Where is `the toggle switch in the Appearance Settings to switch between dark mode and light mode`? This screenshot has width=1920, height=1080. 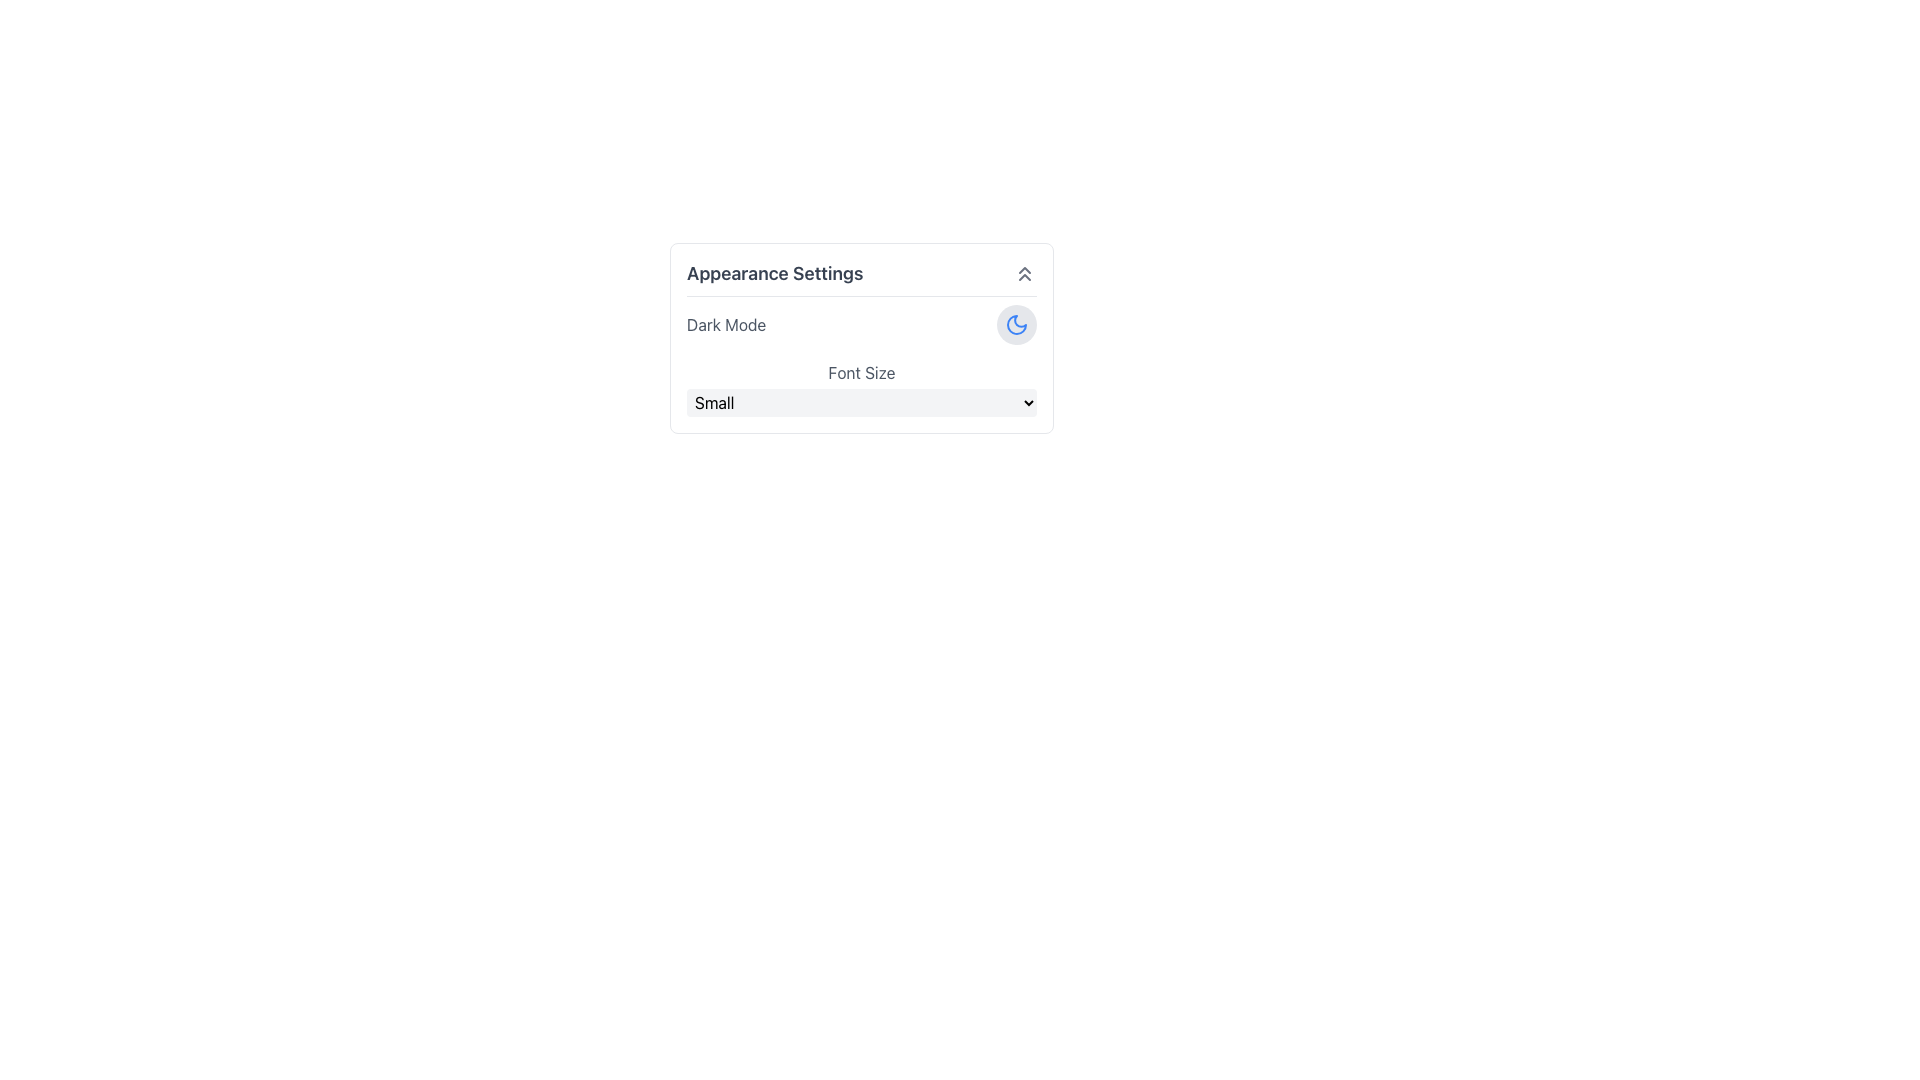 the toggle switch in the Appearance Settings to switch between dark mode and light mode is located at coordinates (862, 323).